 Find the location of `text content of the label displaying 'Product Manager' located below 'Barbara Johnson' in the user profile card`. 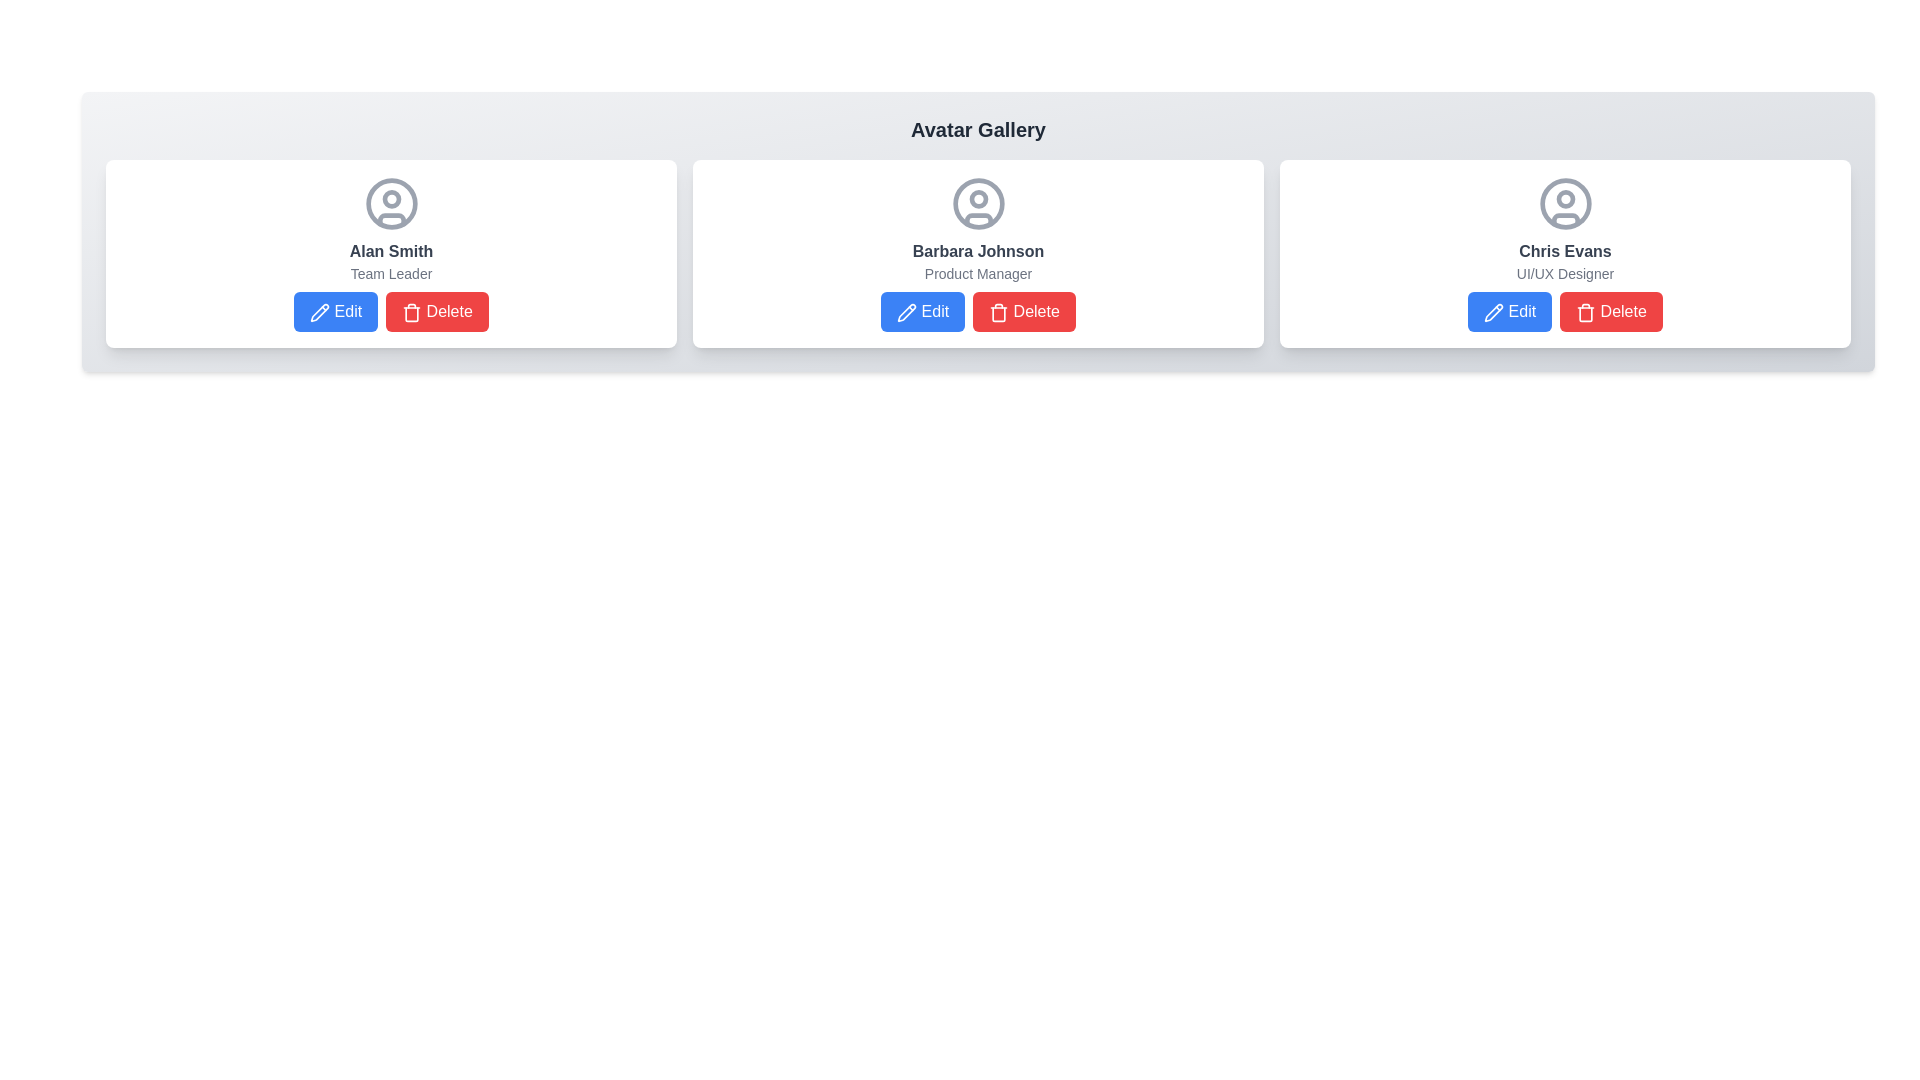

text content of the label displaying 'Product Manager' located below 'Barbara Johnson' in the user profile card is located at coordinates (978, 273).